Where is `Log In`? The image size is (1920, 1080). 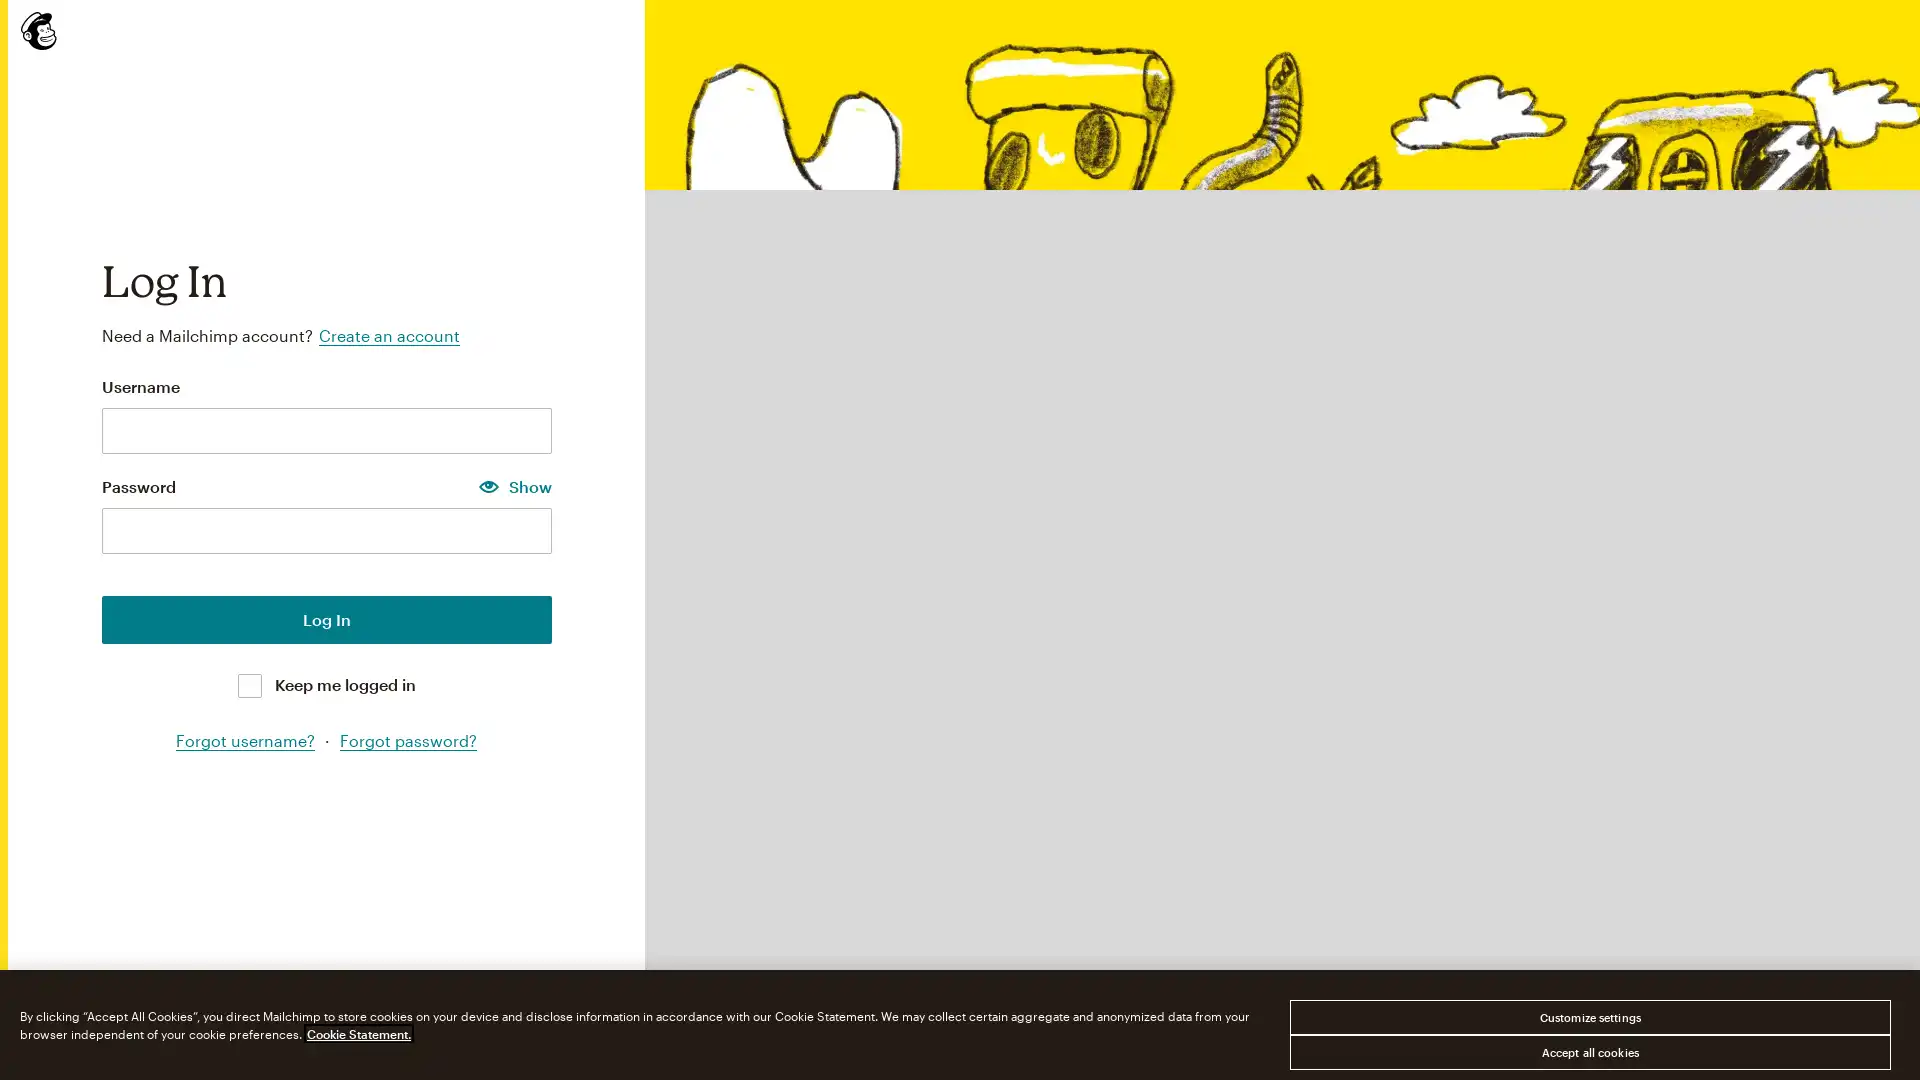 Log In is located at coordinates (326, 617).